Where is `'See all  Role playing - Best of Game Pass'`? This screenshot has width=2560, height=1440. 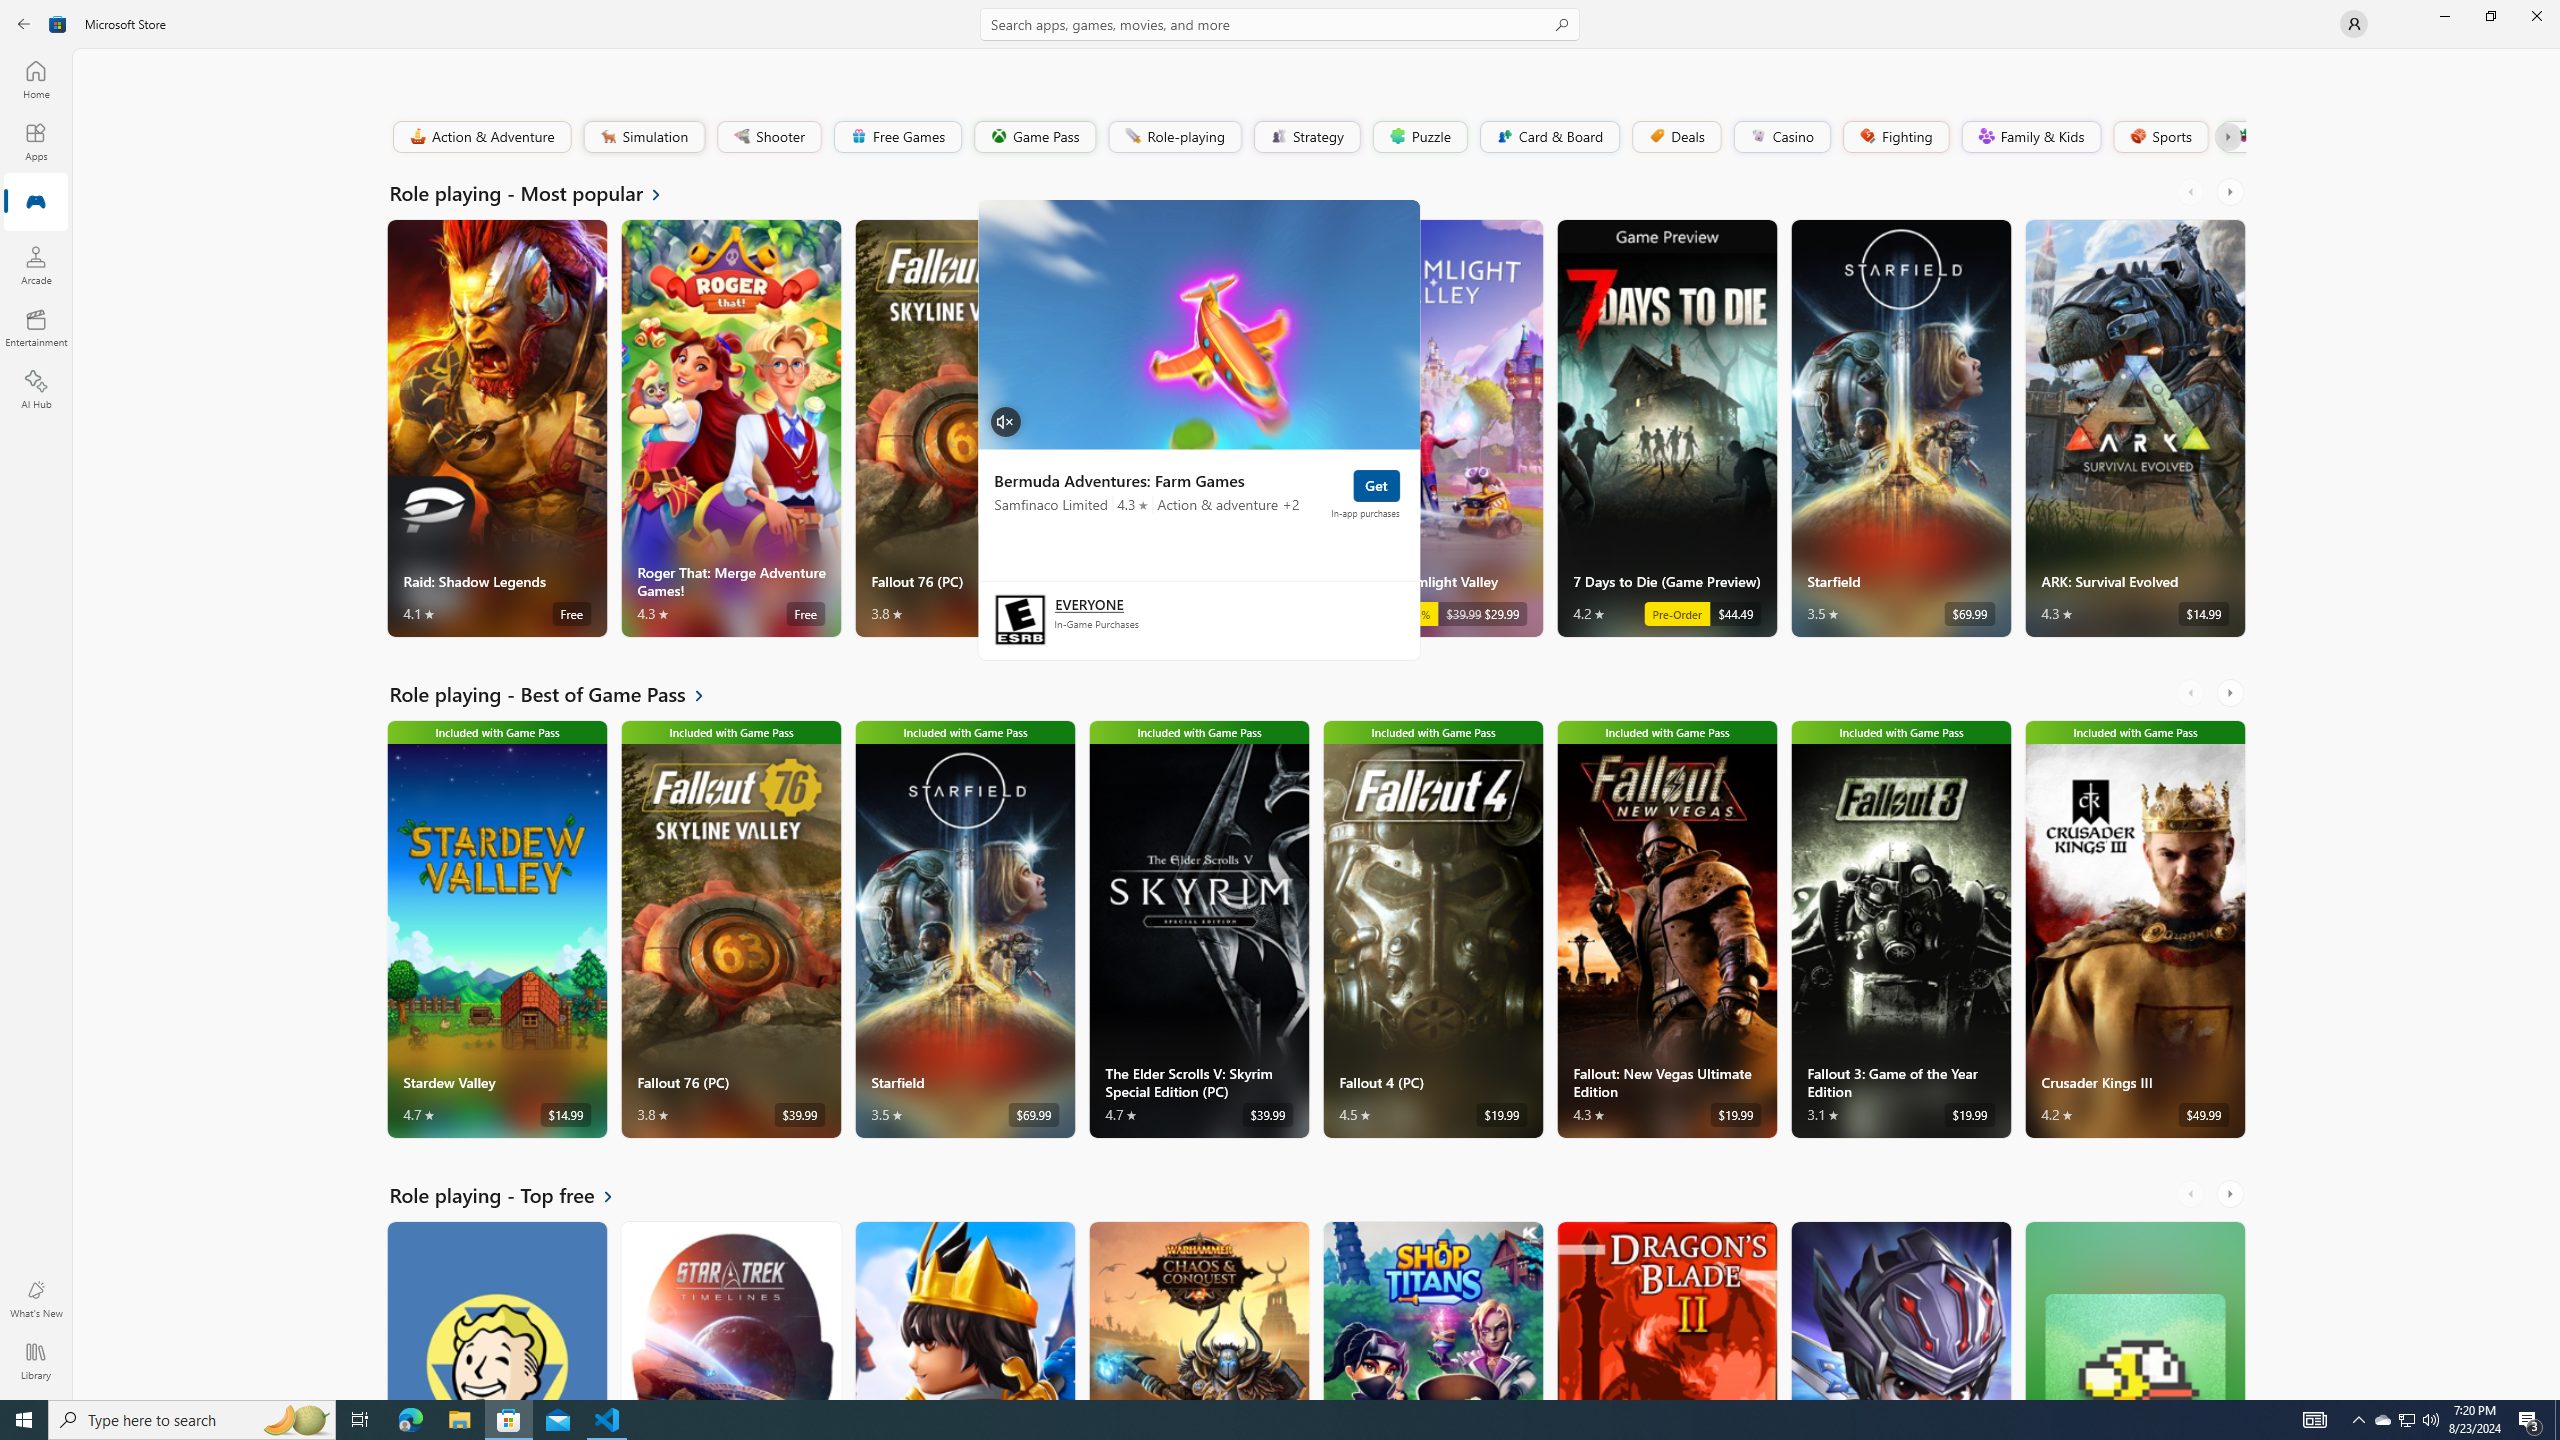
'See all  Role playing - Best of Game Pass' is located at coordinates (558, 693).